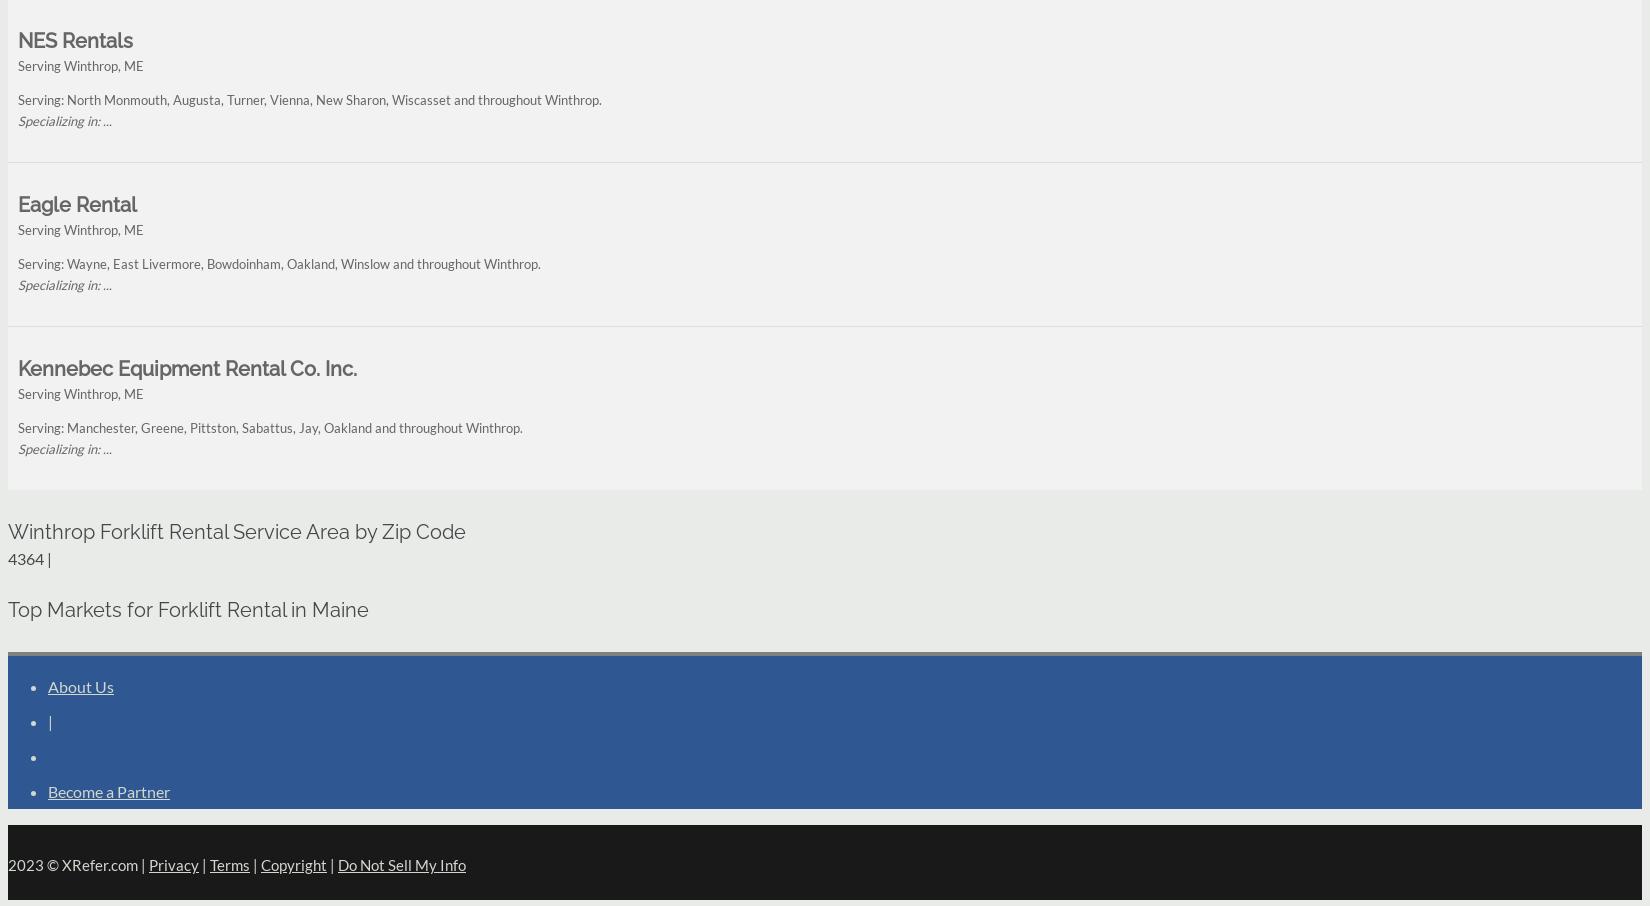  Describe the element at coordinates (187, 368) in the screenshot. I see `'Kennebec Equipment Rental Co. Inc.'` at that location.